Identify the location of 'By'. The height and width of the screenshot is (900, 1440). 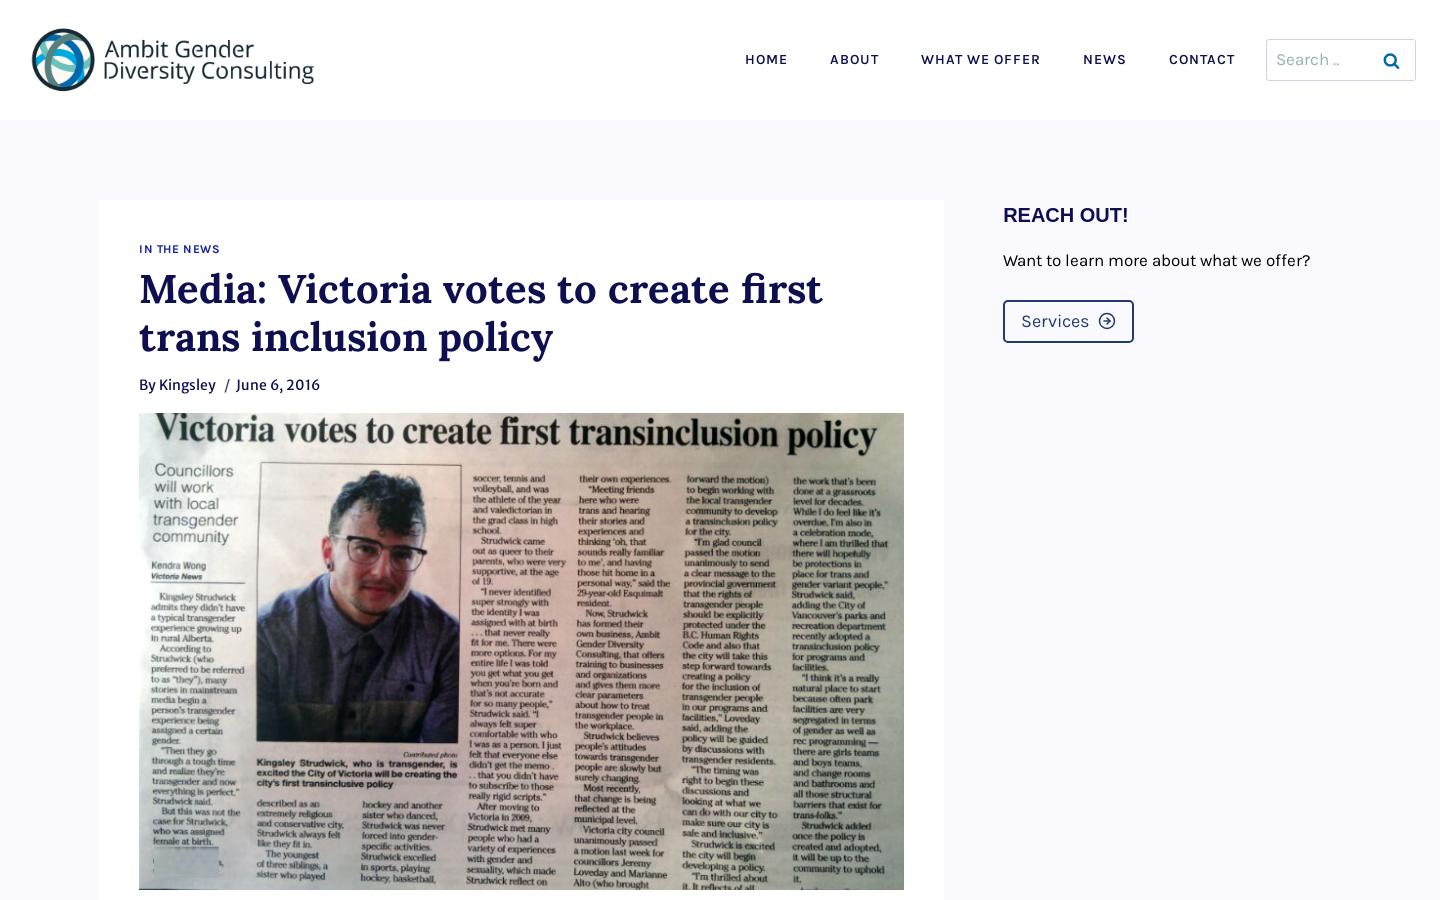
(137, 384).